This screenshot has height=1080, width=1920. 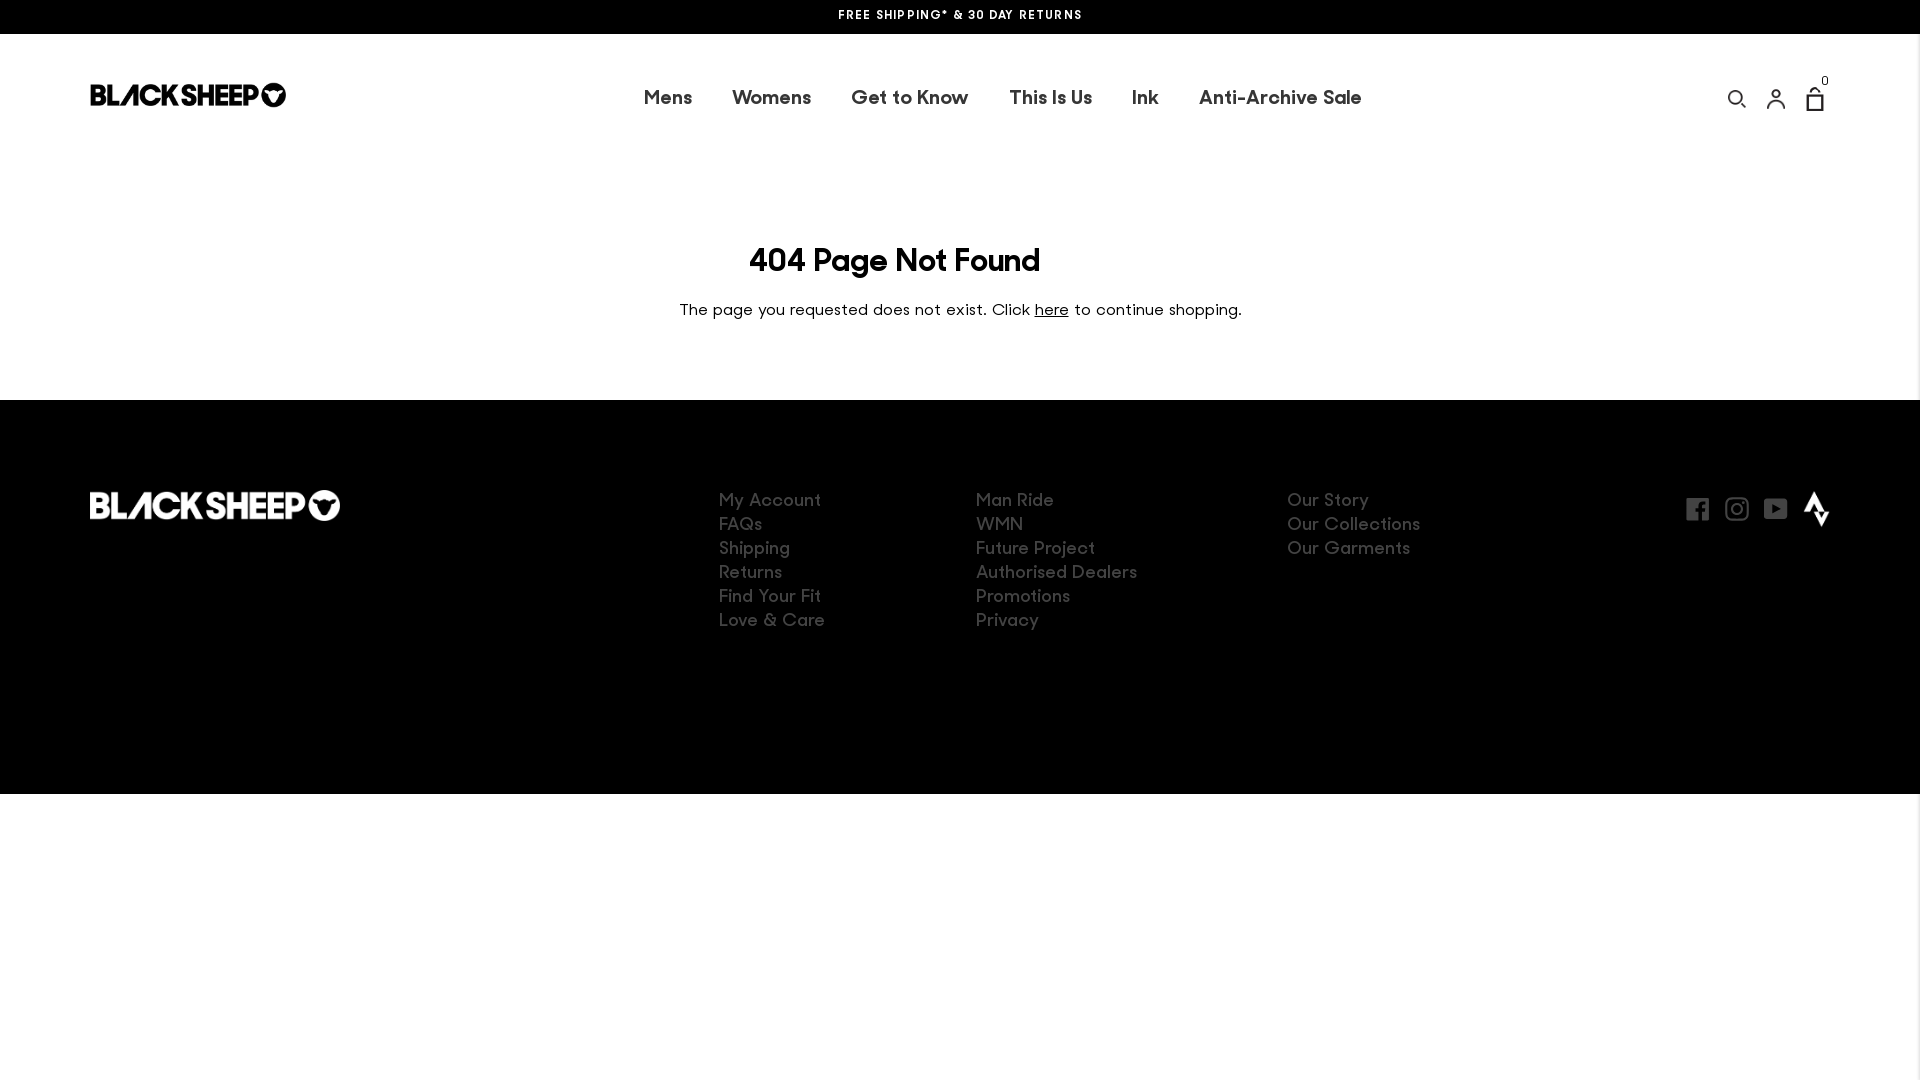 I want to click on 'Privacy', so click(x=1007, y=620).